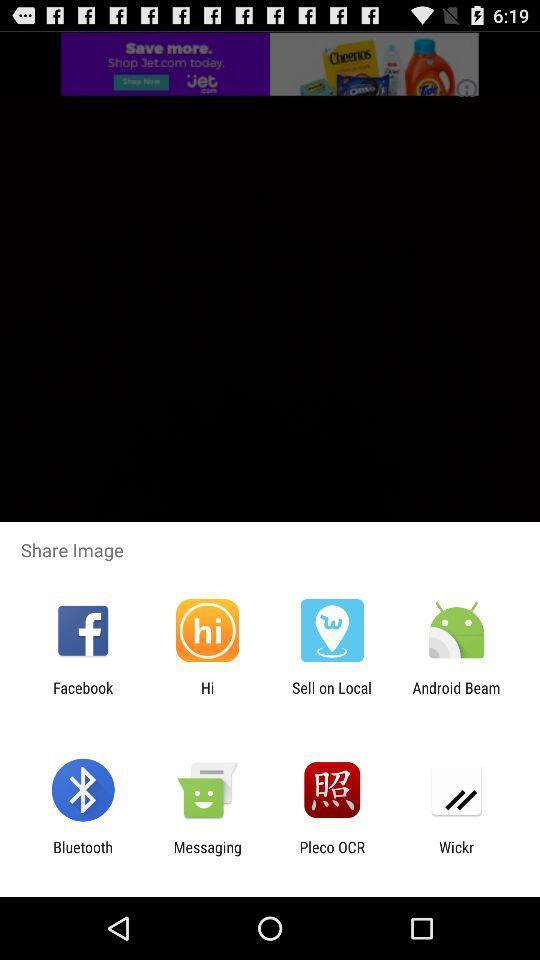 The image size is (540, 960). What do you see at coordinates (206, 855) in the screenshot?
I see `app to the left of pleco ocr icon` at bounding box center [206, 855].